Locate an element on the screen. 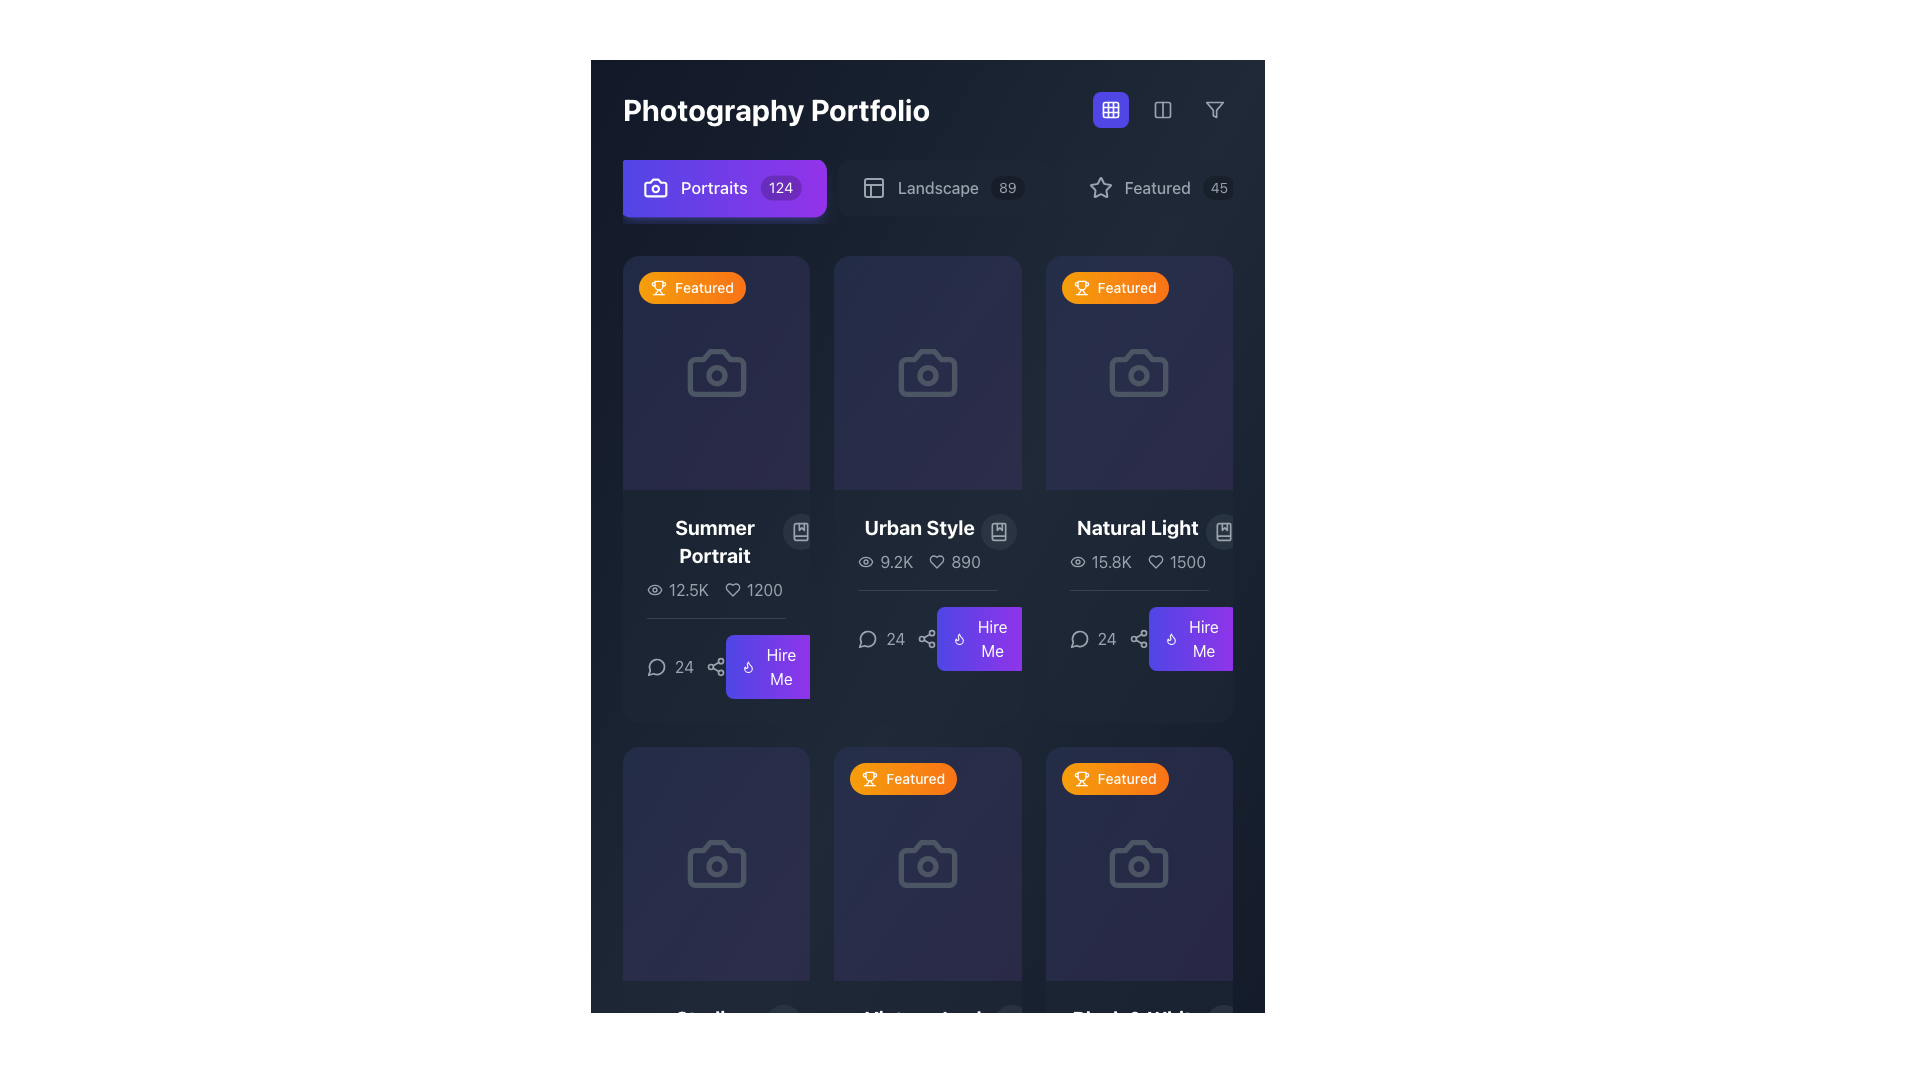 This screenshot has width=1920, height=1080. the numerical label displaying '24', which is located in the third column of cards beneath the card's title and statistics, aligned with comment and share icons is located at coordinates (896, 639).